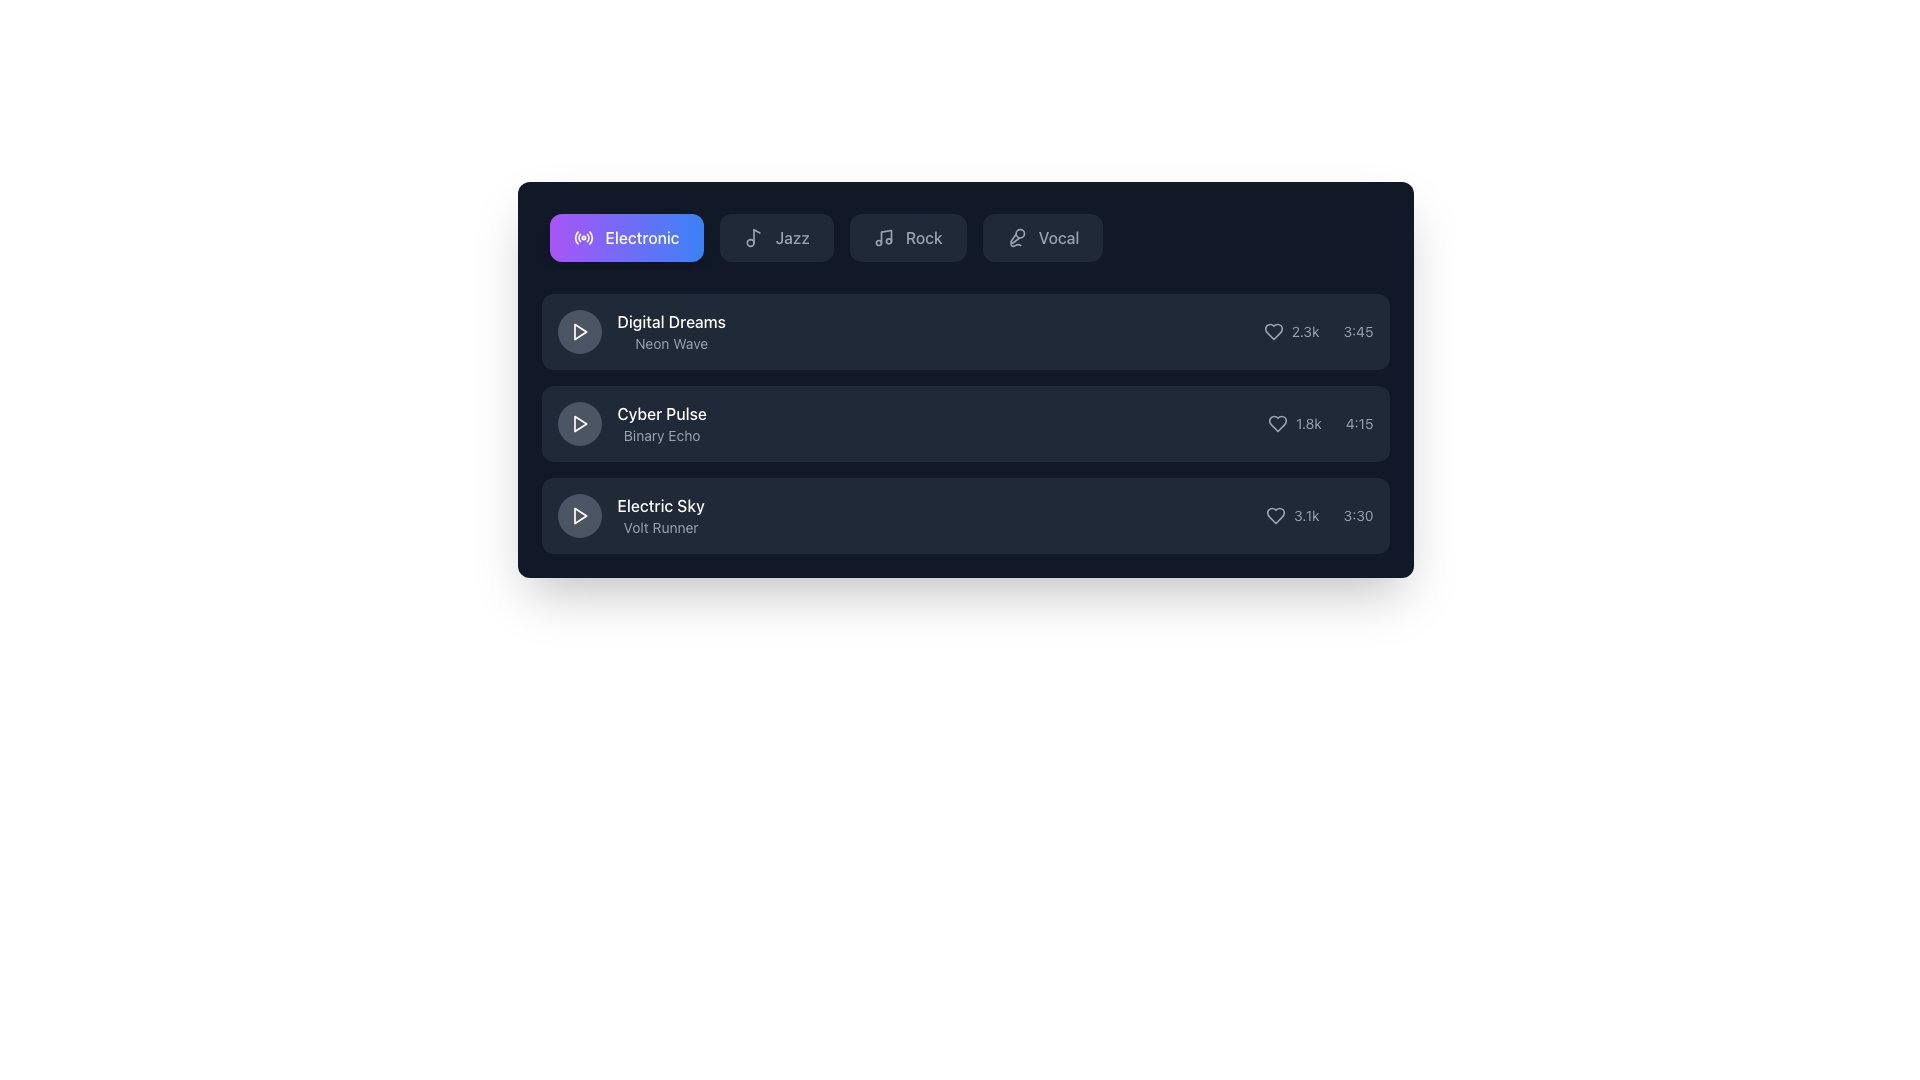 This screenshot has width=1920, height=1080. Describe the element at coordinates (1272, 330) in the screenshot. I see `the heart-shaped favorite or like button, which is located in the right section of the first row of song entries, near the 2.3k metric` at that location.